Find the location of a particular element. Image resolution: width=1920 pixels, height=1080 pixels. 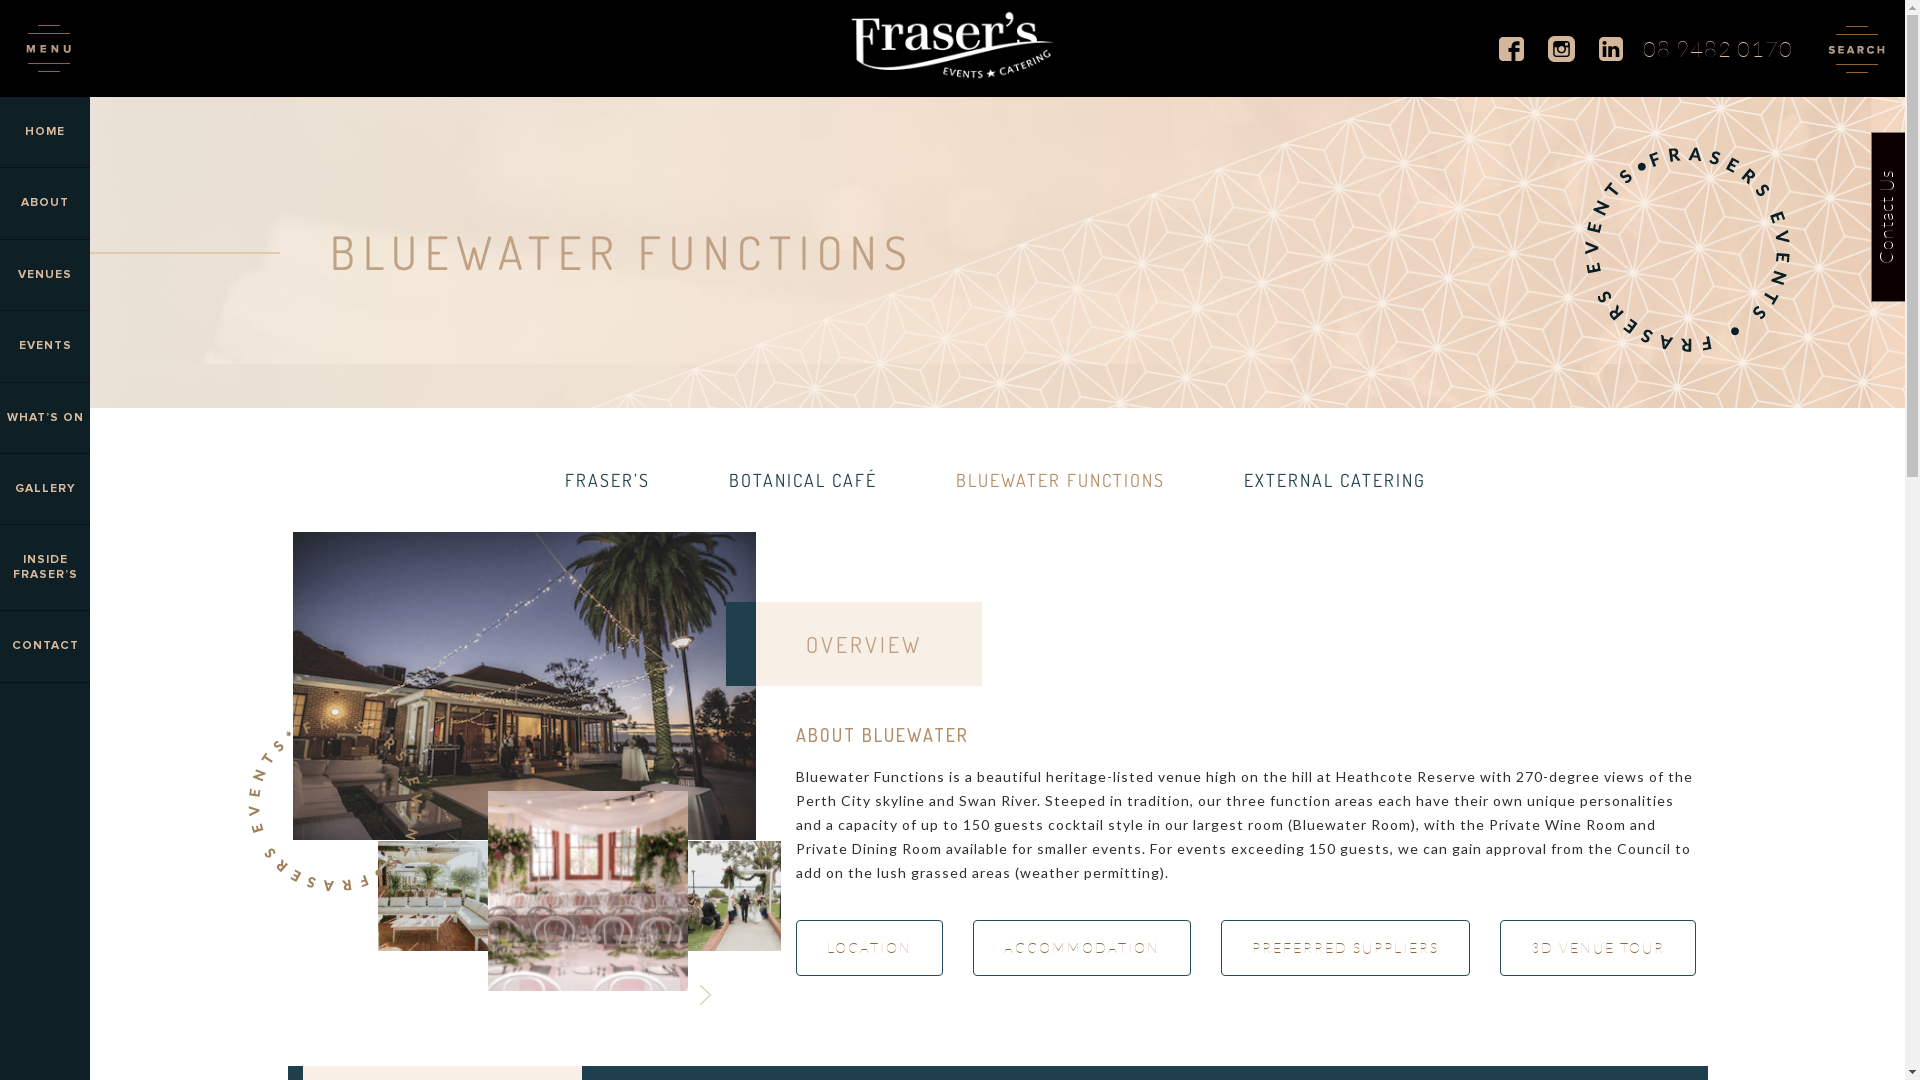

'PREFERRED SUPPLIERS' is located at coordinates (1219, 947).